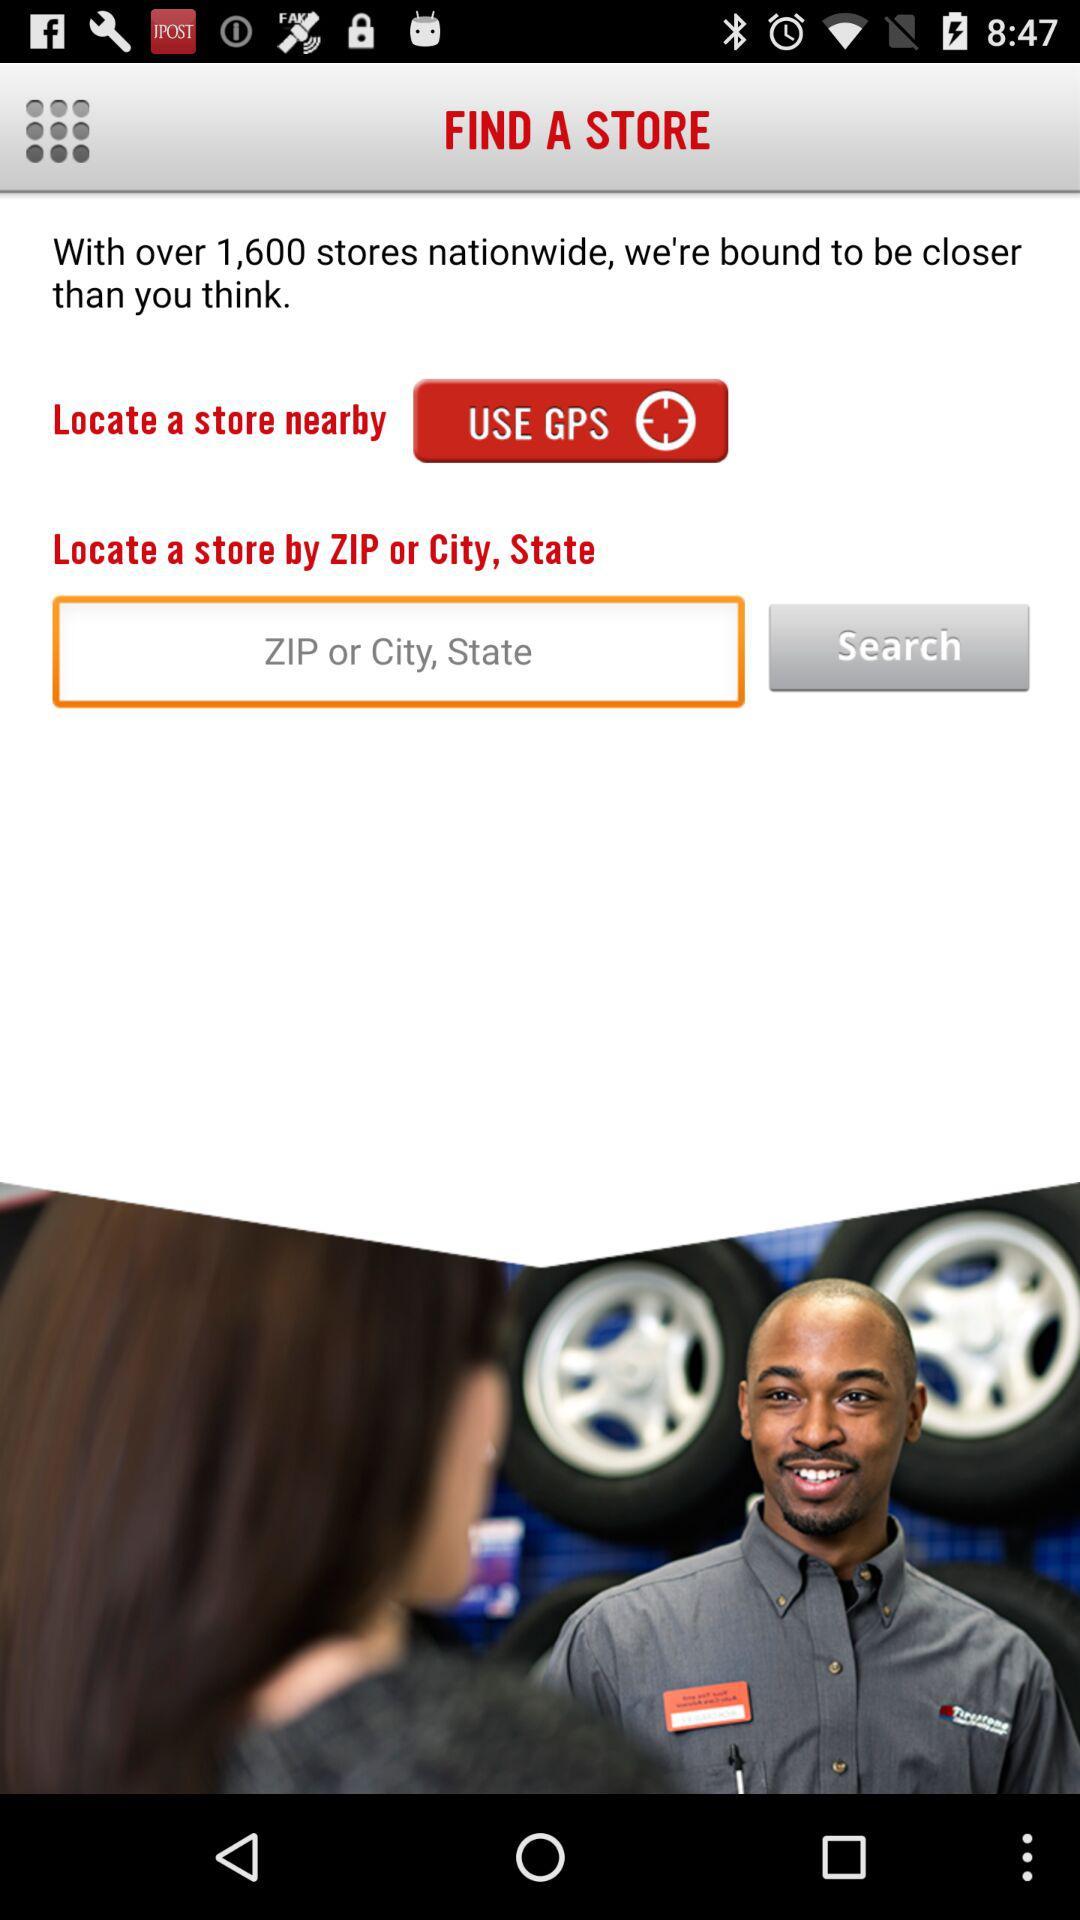 The image size is (1080, 1920). Describe the element at coordinates (898, 648) in the screenshot. I see `search` at that location.